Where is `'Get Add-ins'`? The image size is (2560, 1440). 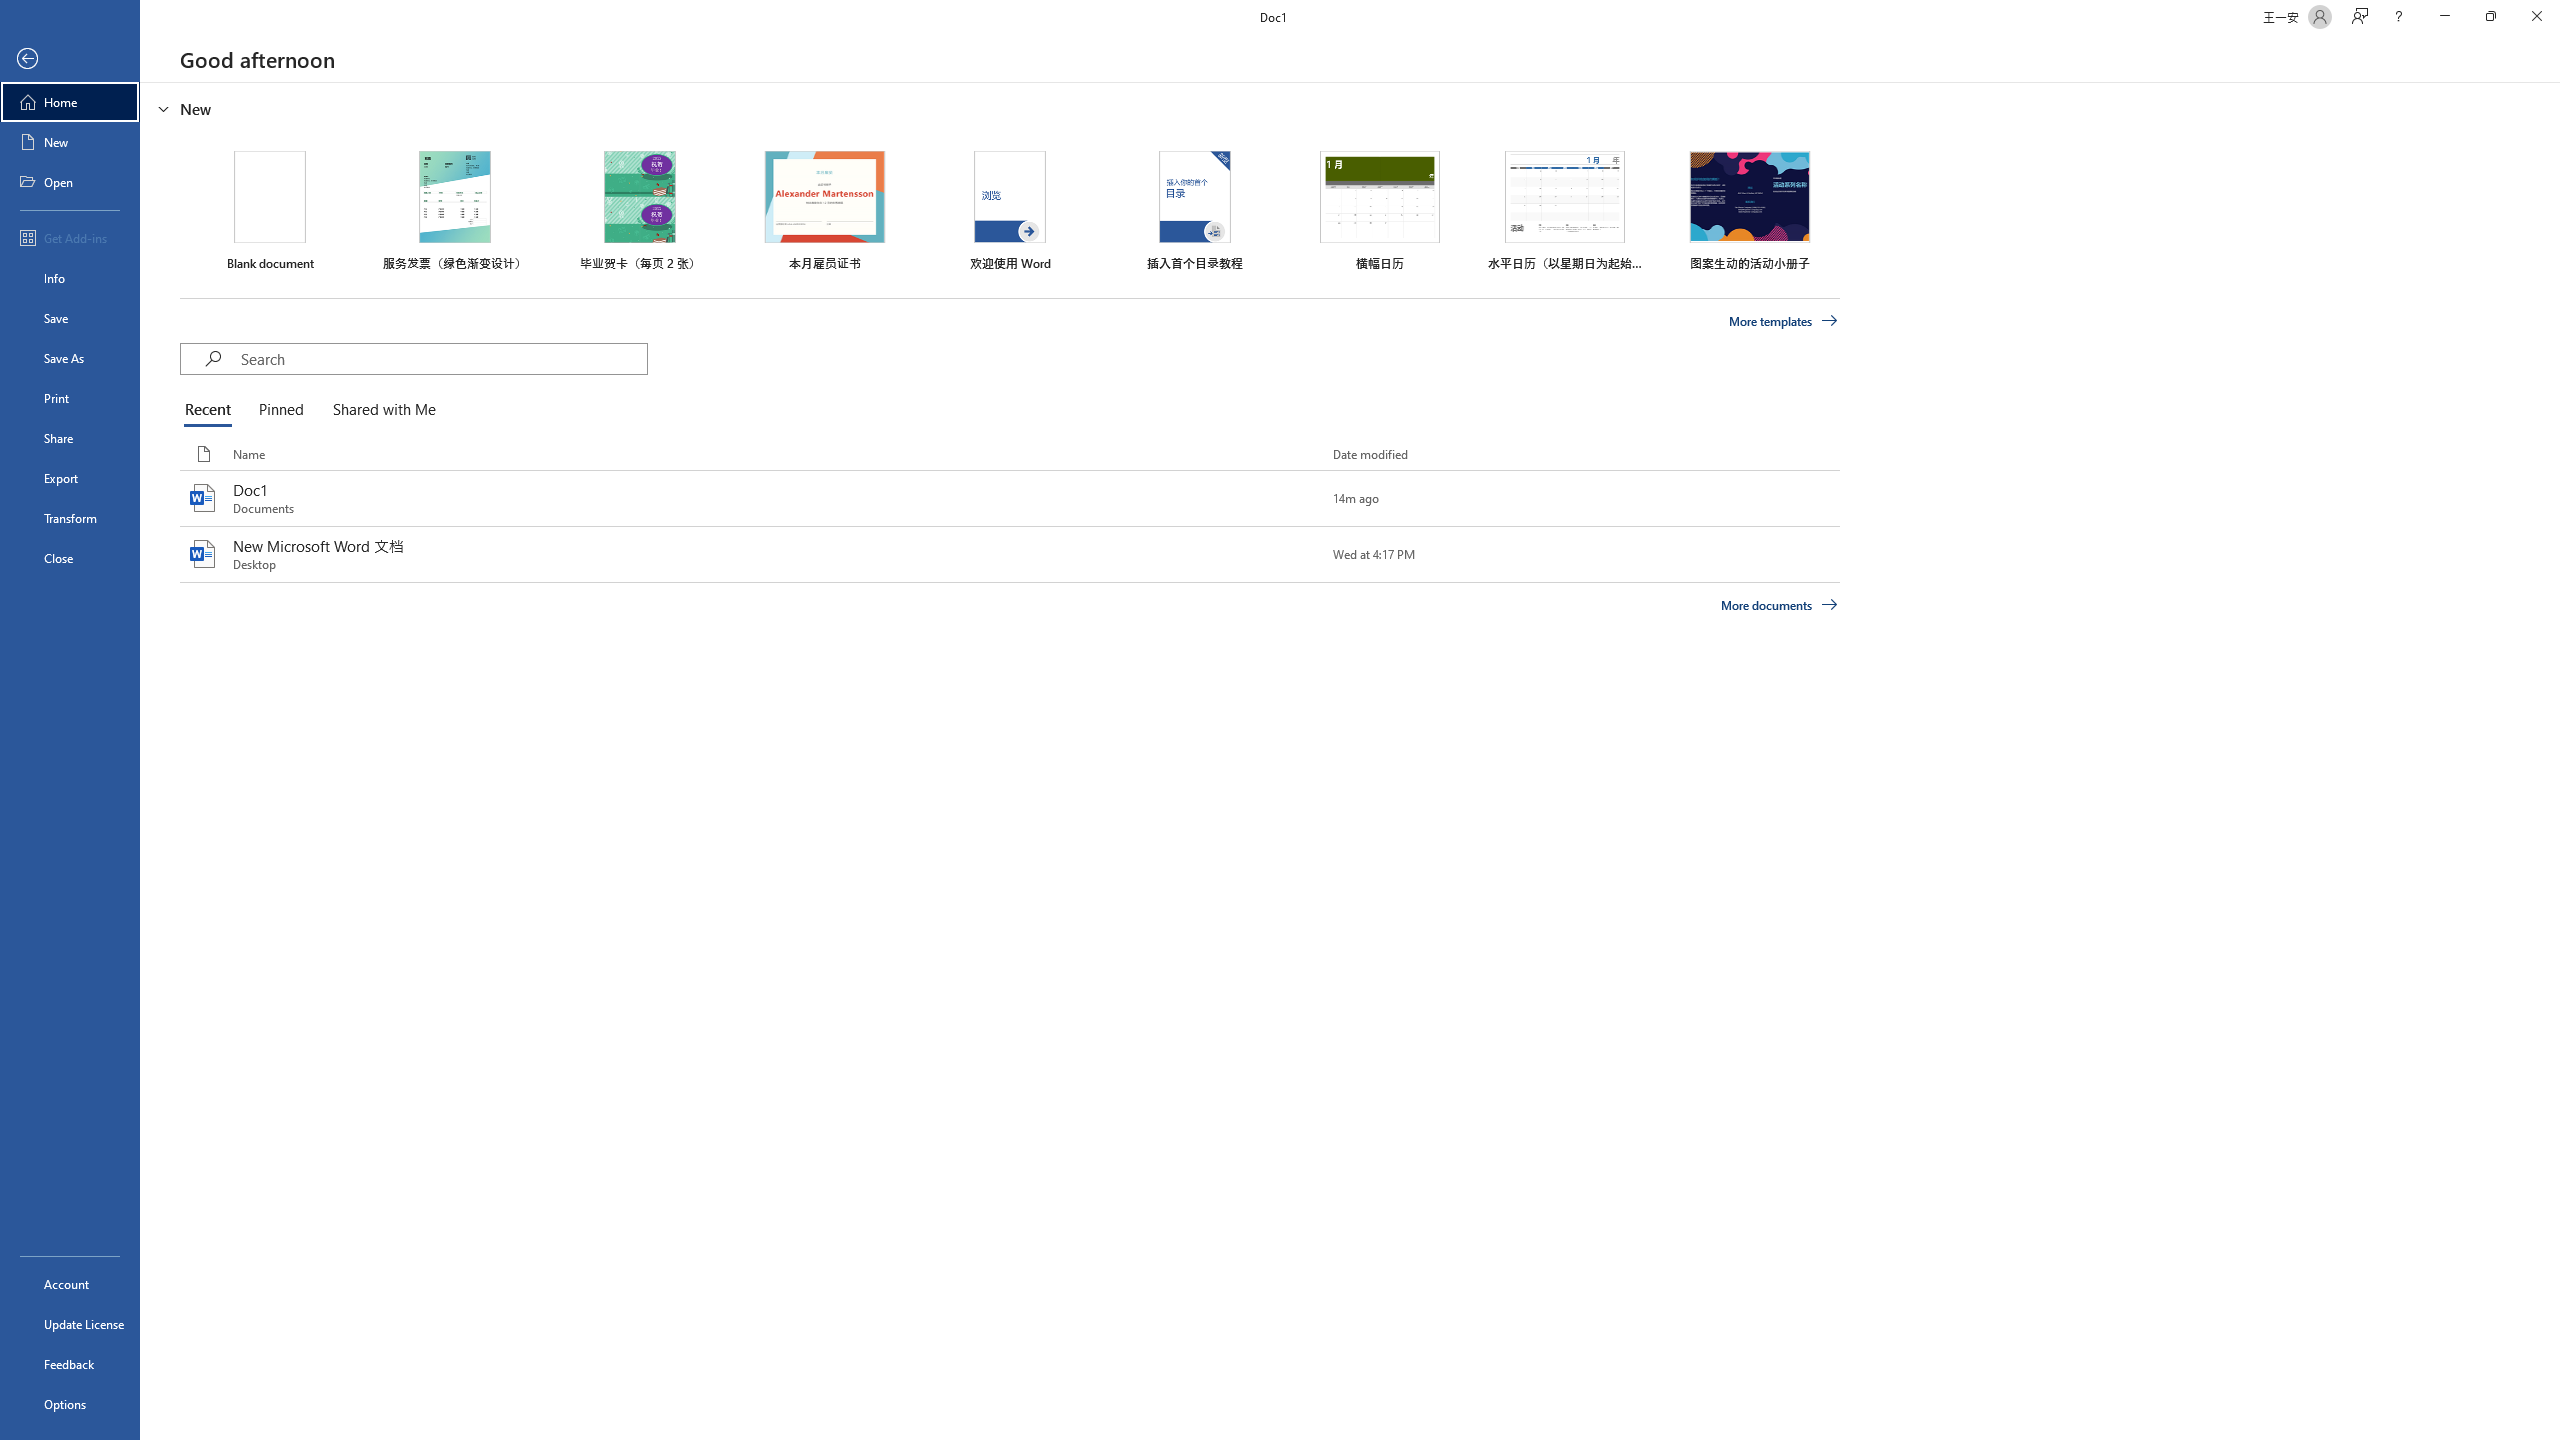
'Get Add-ins' is located at coordinates (69, 237).